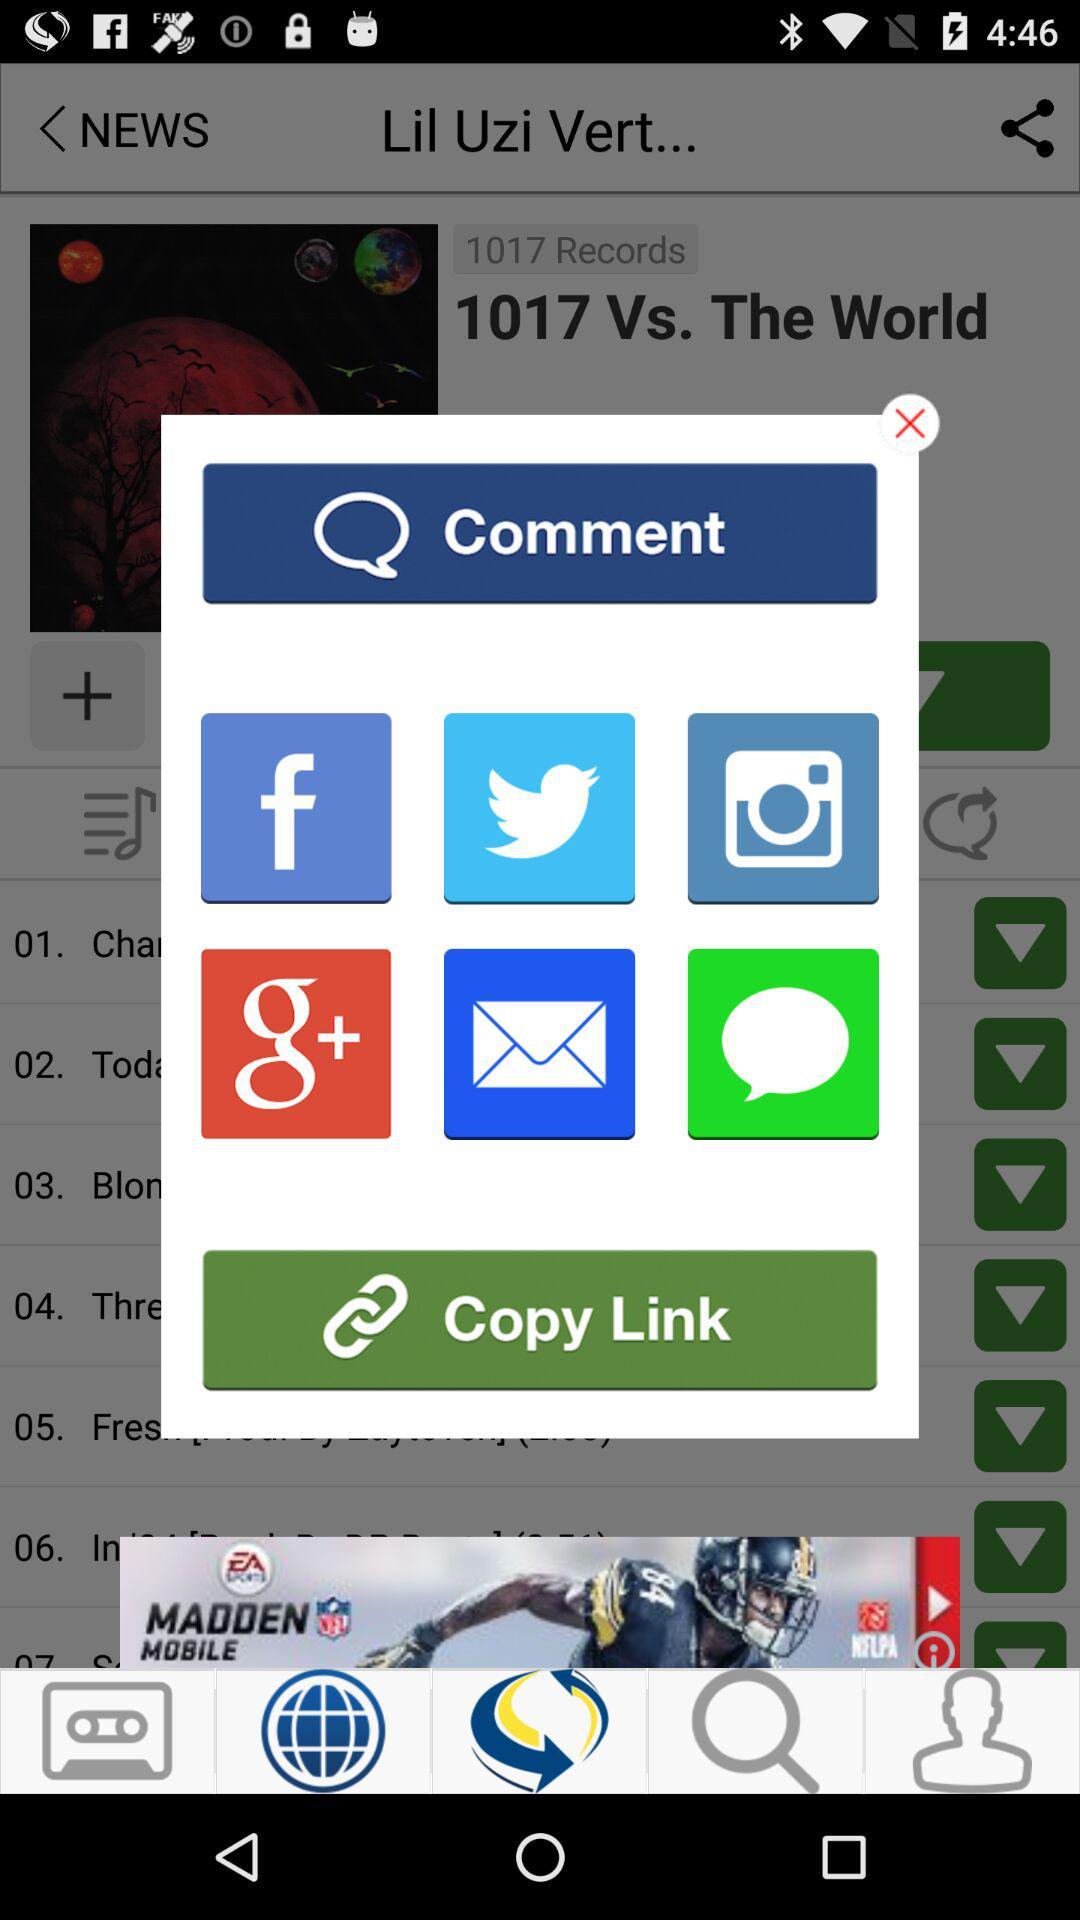  I want to click on close, so click(910, 422).